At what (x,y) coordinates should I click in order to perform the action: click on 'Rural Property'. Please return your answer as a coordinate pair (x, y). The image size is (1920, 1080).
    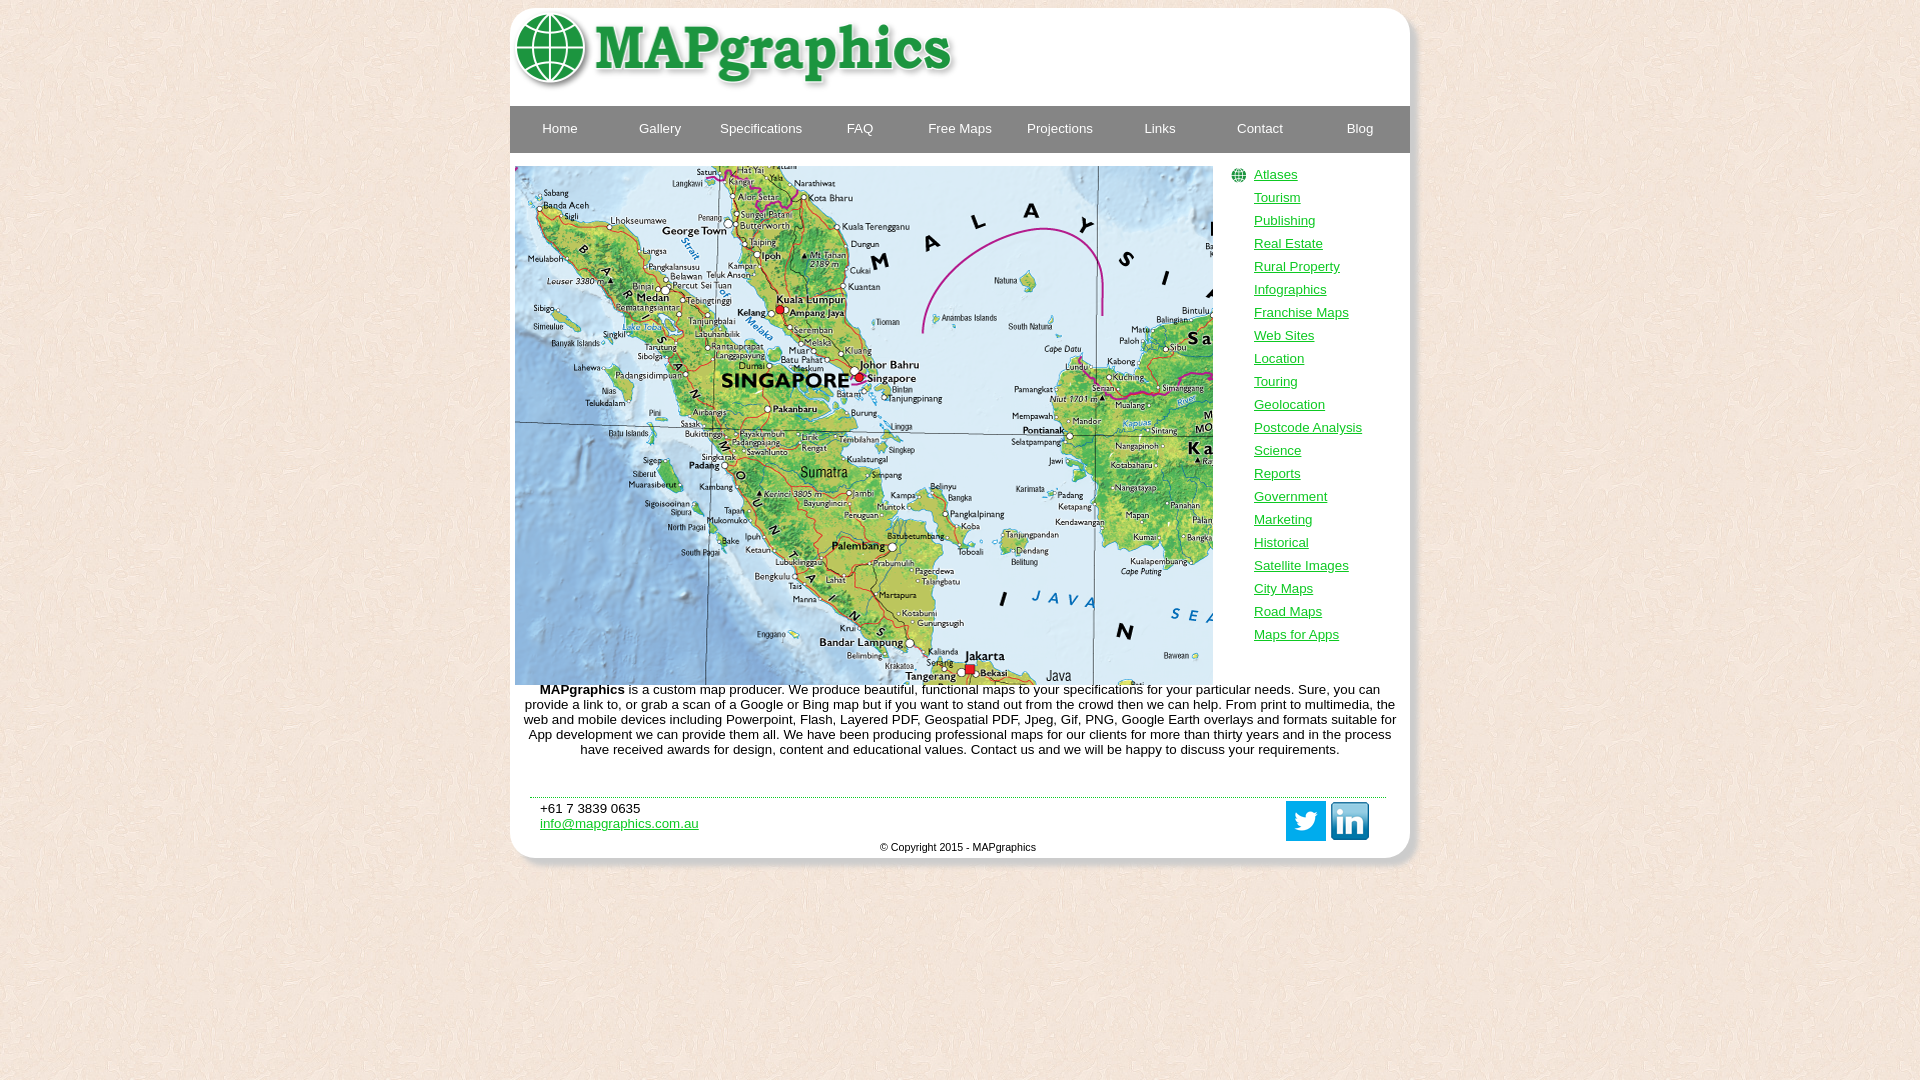
    Looking at the image, I should click on (1296, 265).